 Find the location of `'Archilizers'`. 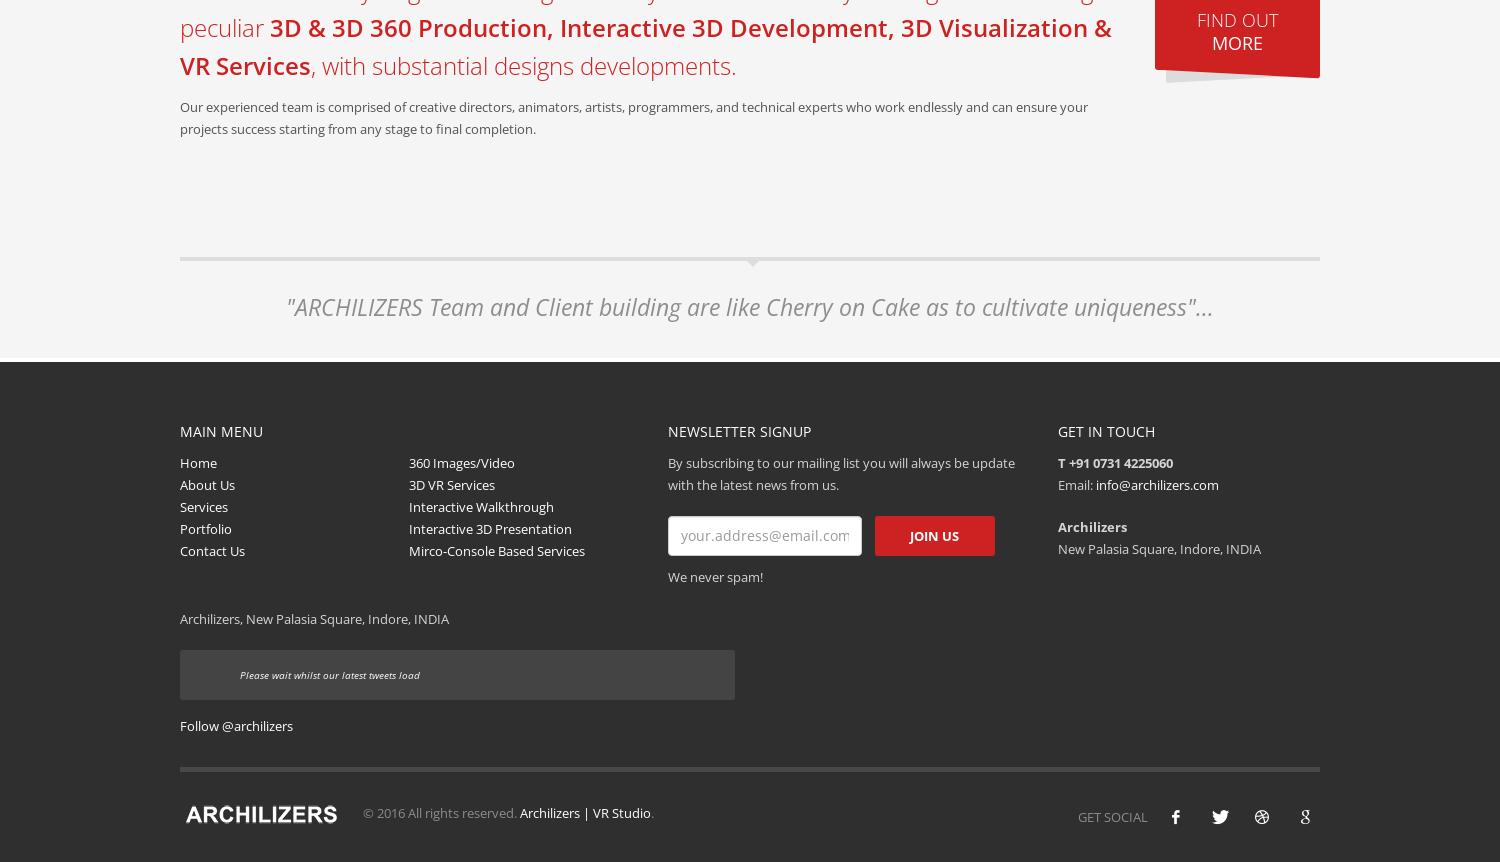

'Archilizers' is located at coordinates (1090, 524).